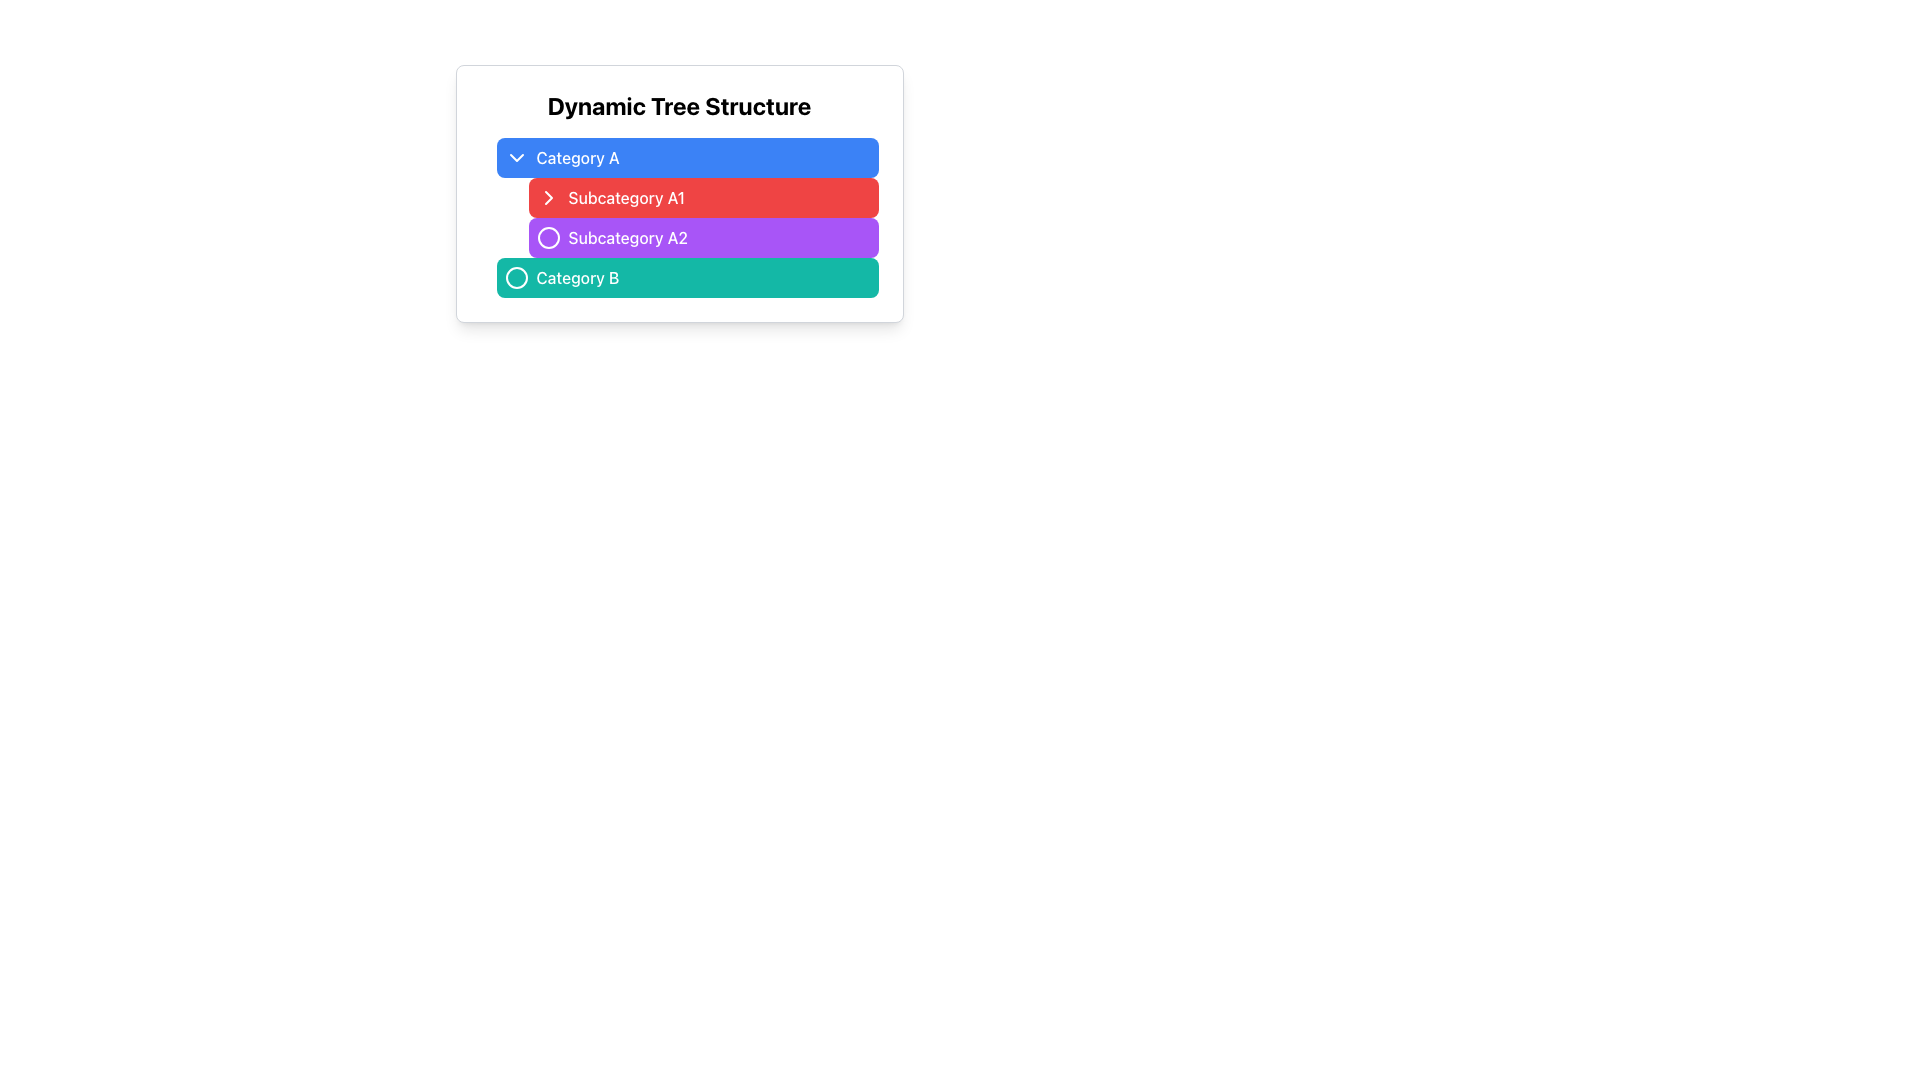 The height and width of the screenshot is (1080, 1920). Describe the element at coordinates (703, 197) in the screenshot. I see `the second button in the list under 'Category A'` at that location.